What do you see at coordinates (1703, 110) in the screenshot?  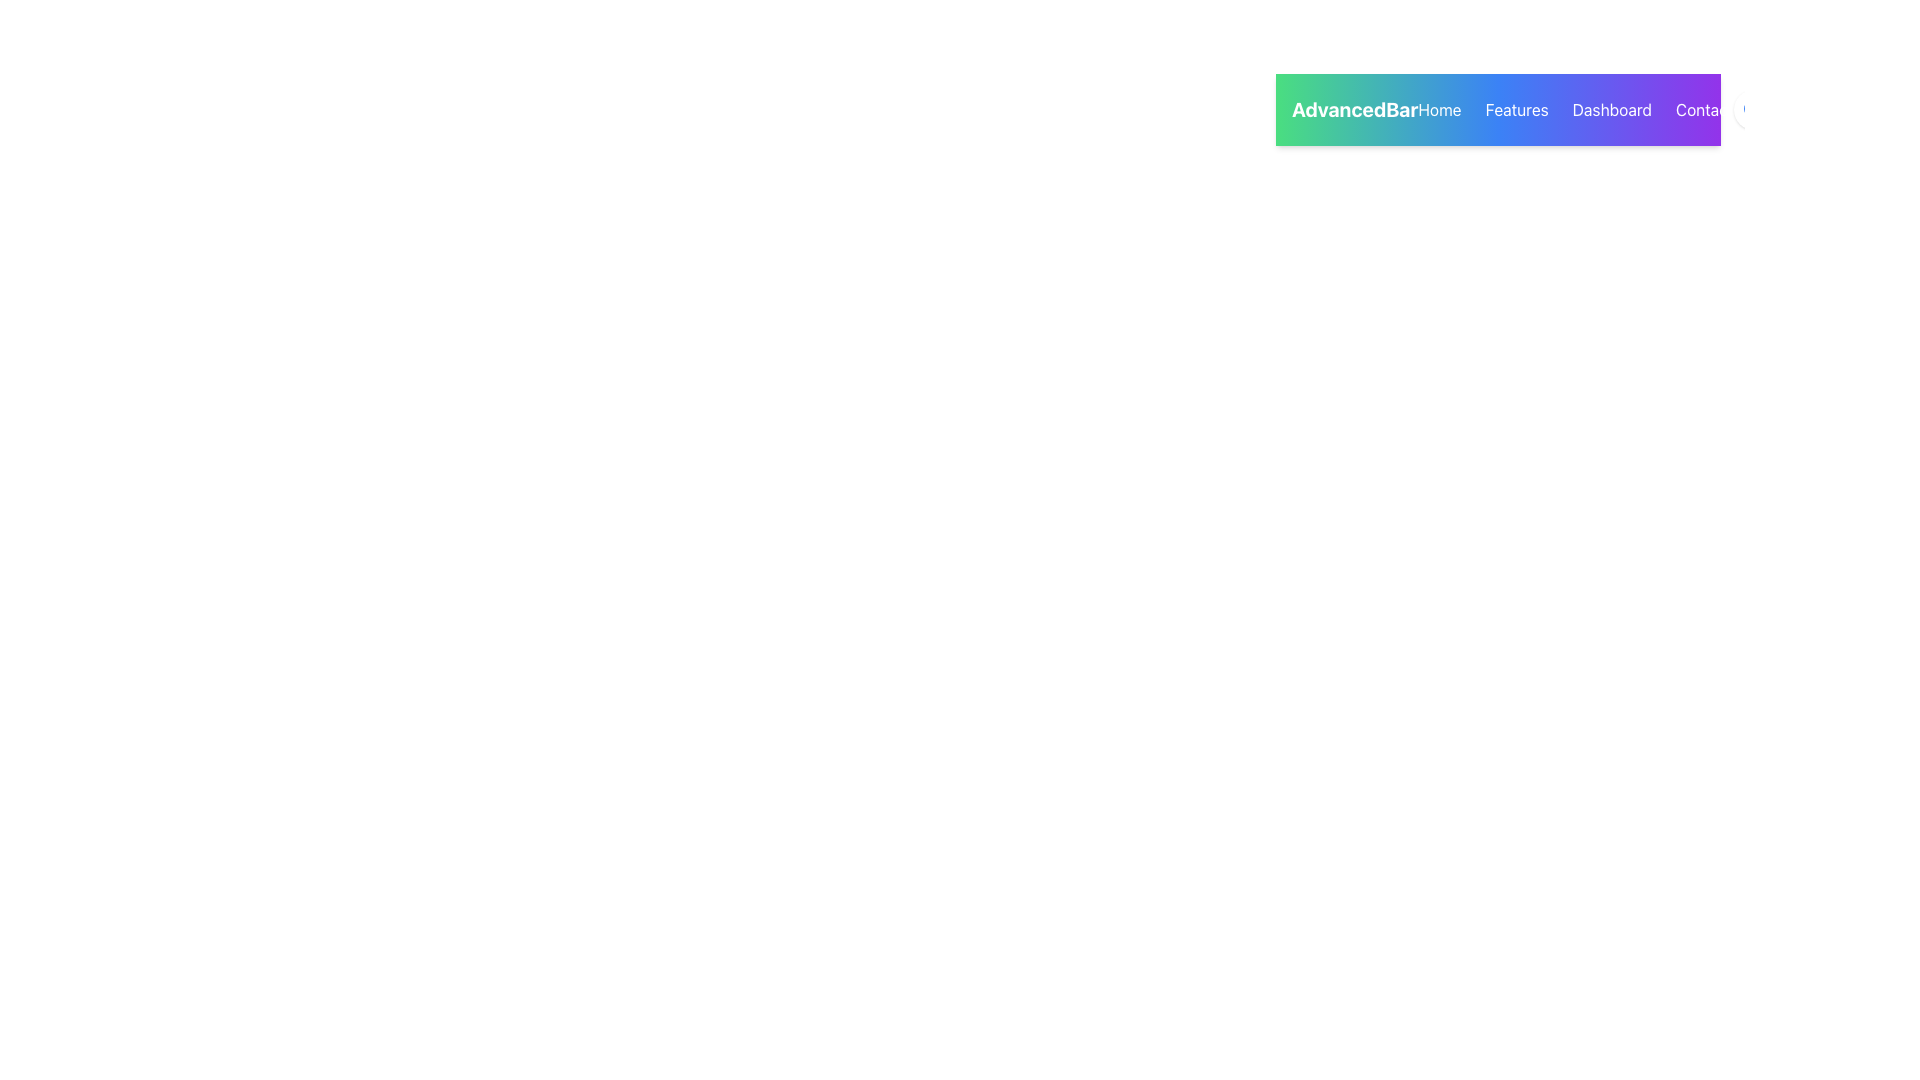 I see `the clickable navigation link located at the far right of the horizontal navigation bar` at bounding box center [1703, 110].